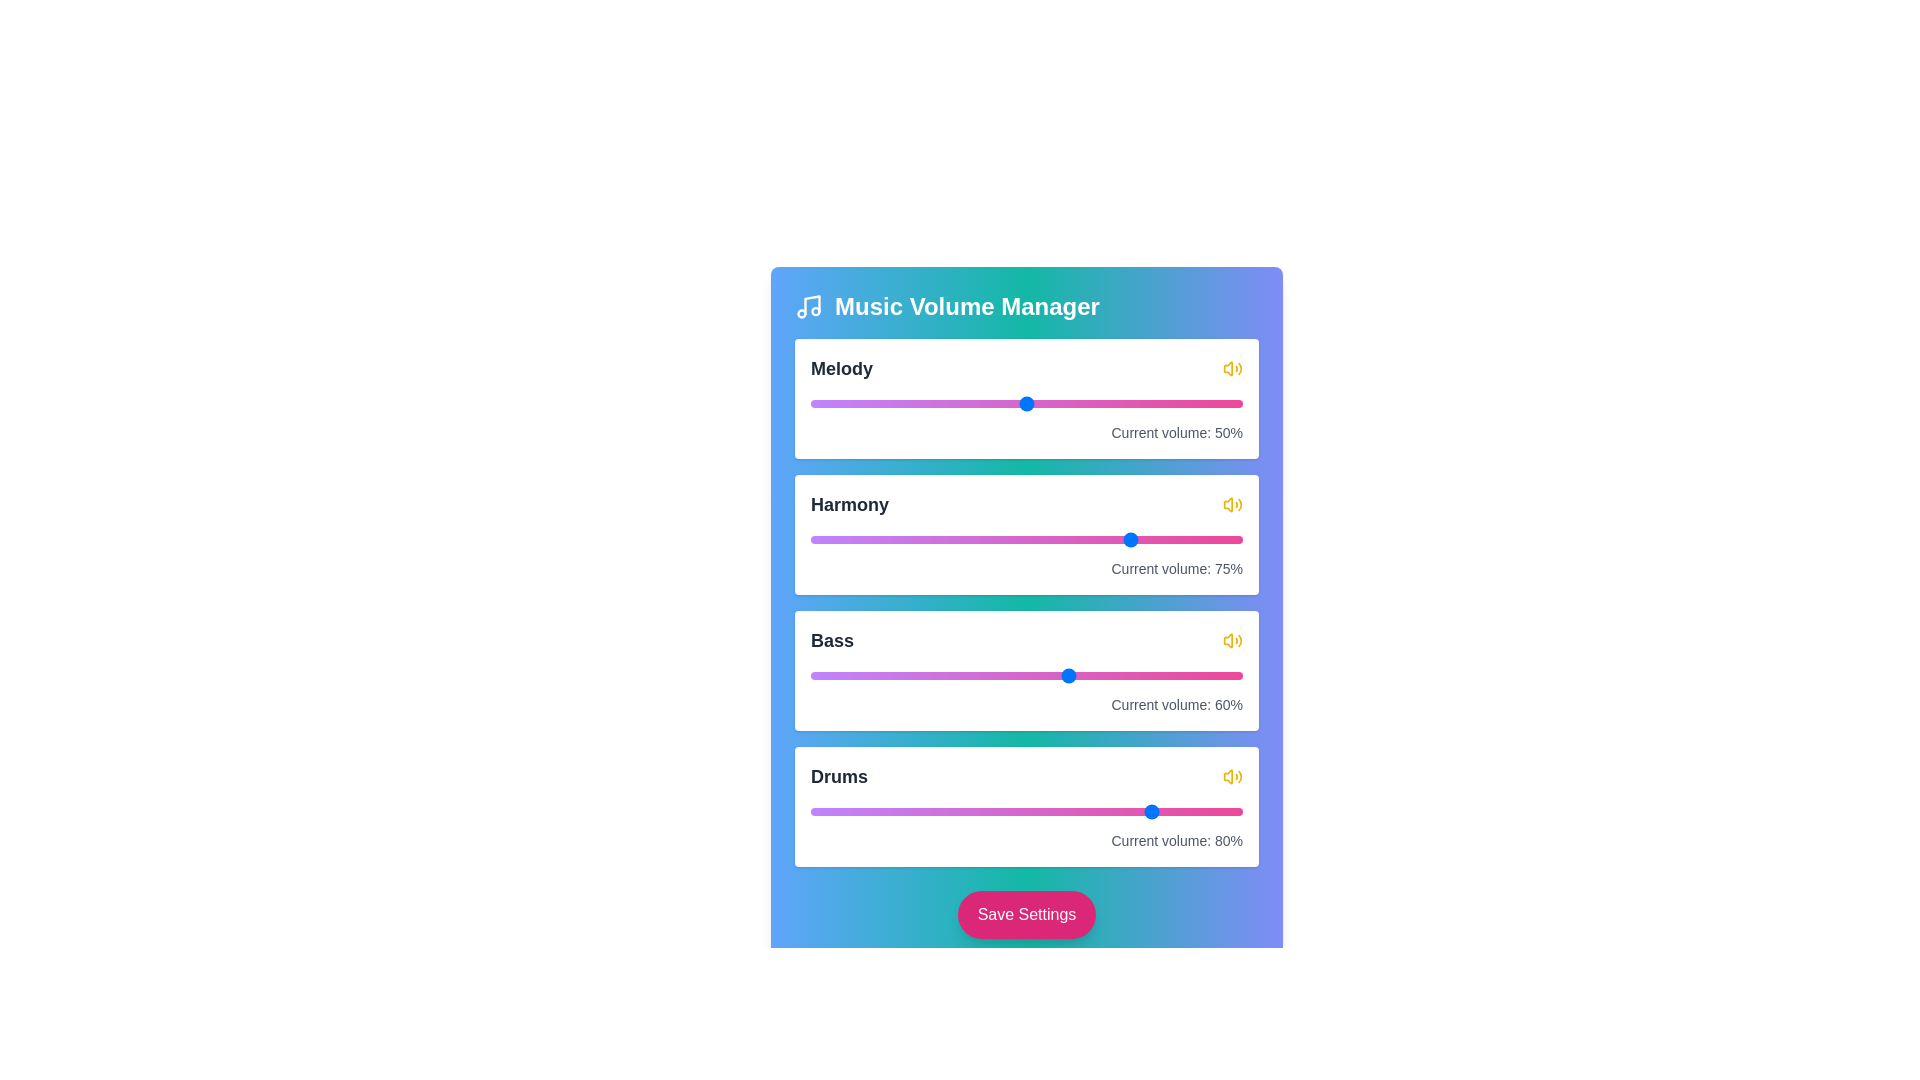  What do you see at coordinates (1027, 914) in the screenshot?
I see `'Save Settings' button` at bounding box center [1027, 914].